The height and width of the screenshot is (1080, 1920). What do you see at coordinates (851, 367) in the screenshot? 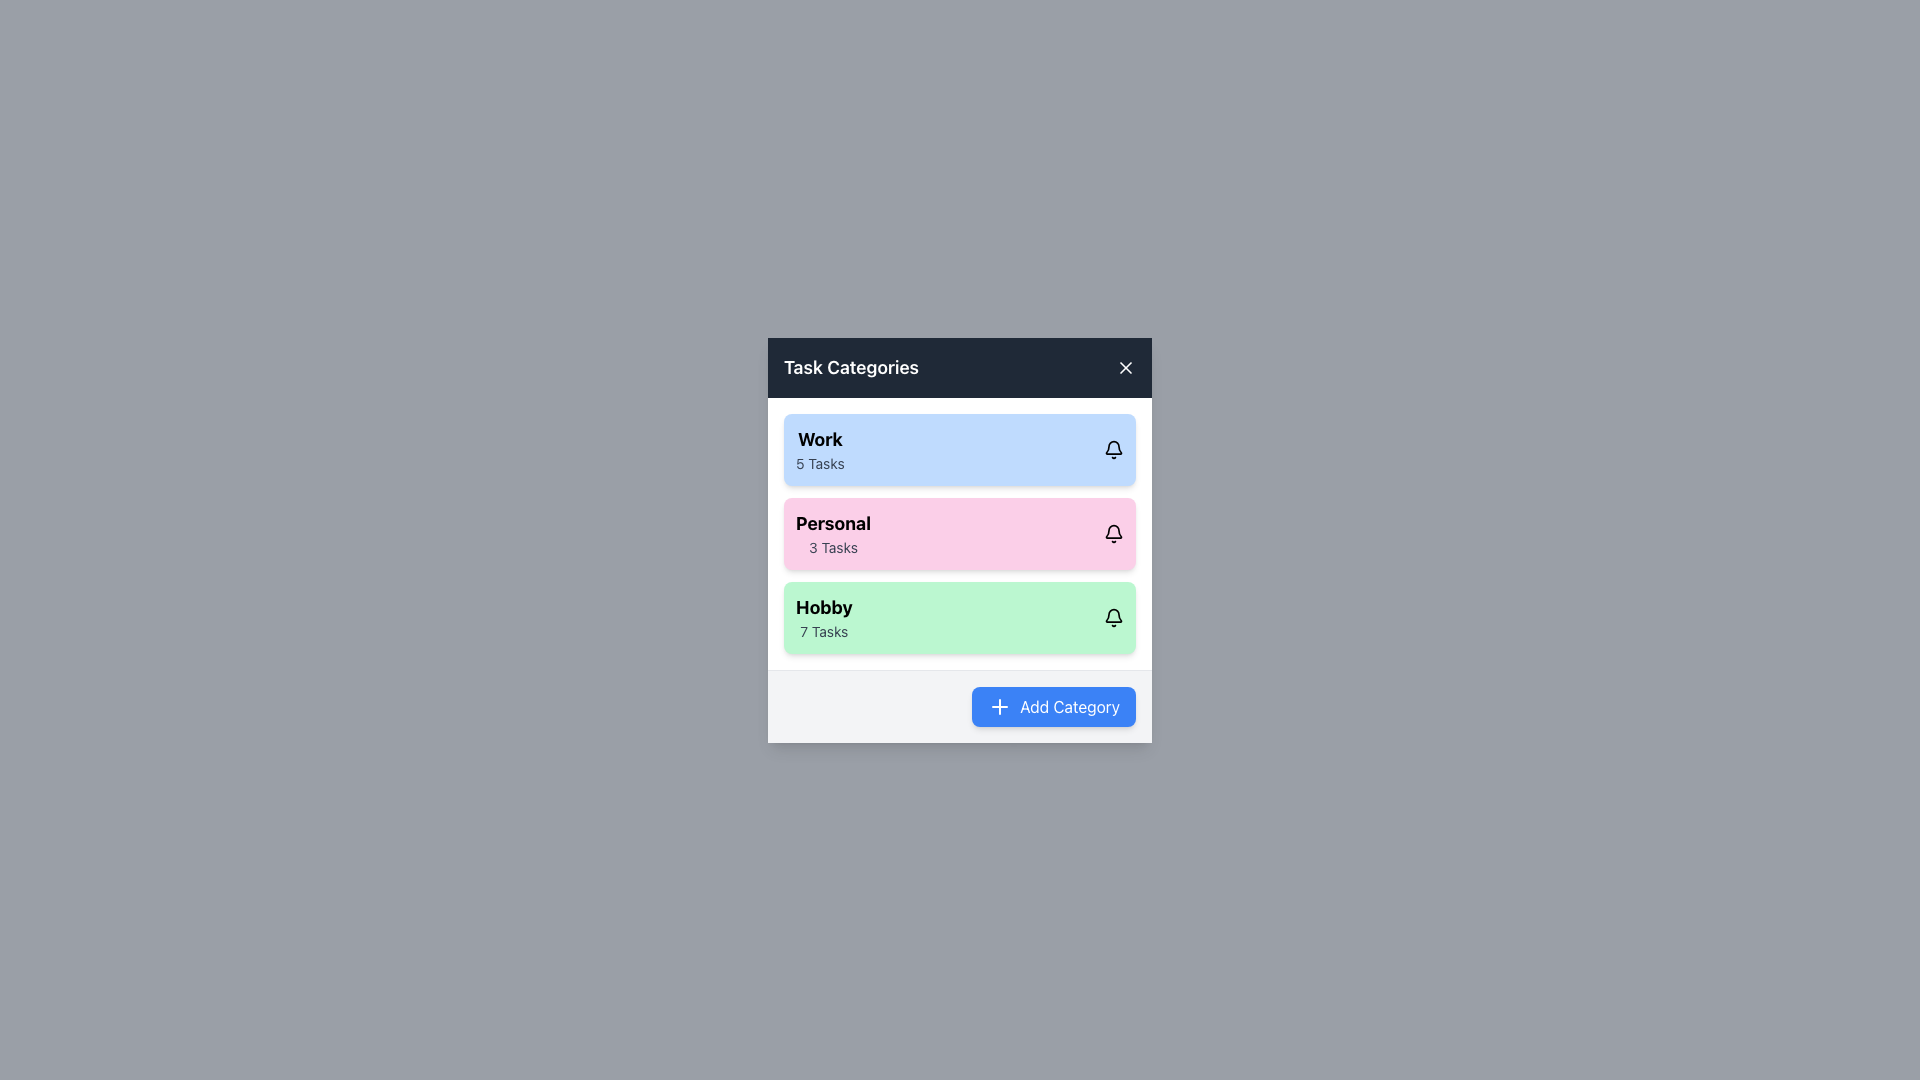
I see `the Text Label located in the top-left portion of the header bar, which serves as a section title for the tasks below` at bounding box center [851, 367].